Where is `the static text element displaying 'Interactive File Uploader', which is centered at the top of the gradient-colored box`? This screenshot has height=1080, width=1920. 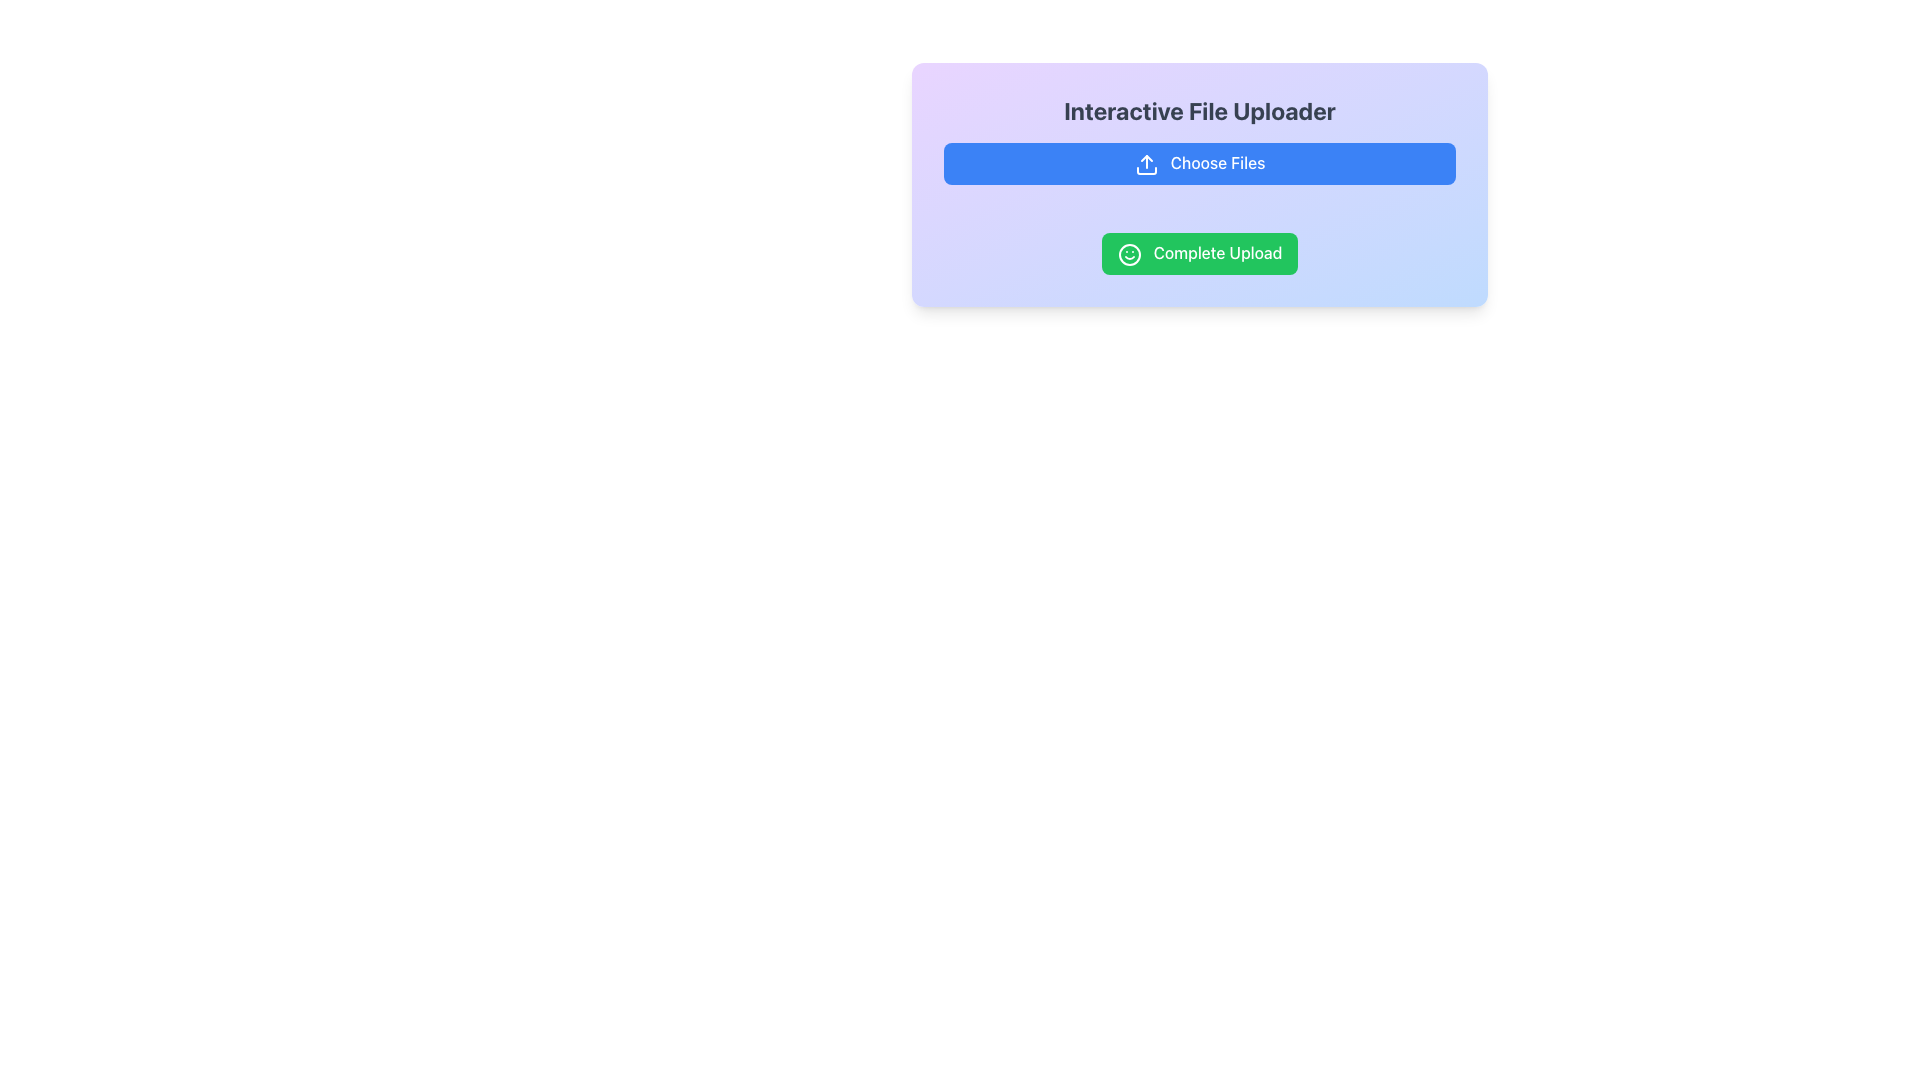
the static text element displaying 'Interactive File Uploader', which is centered at the top of the gradient-colored box is located at coordinates (1200, 111).